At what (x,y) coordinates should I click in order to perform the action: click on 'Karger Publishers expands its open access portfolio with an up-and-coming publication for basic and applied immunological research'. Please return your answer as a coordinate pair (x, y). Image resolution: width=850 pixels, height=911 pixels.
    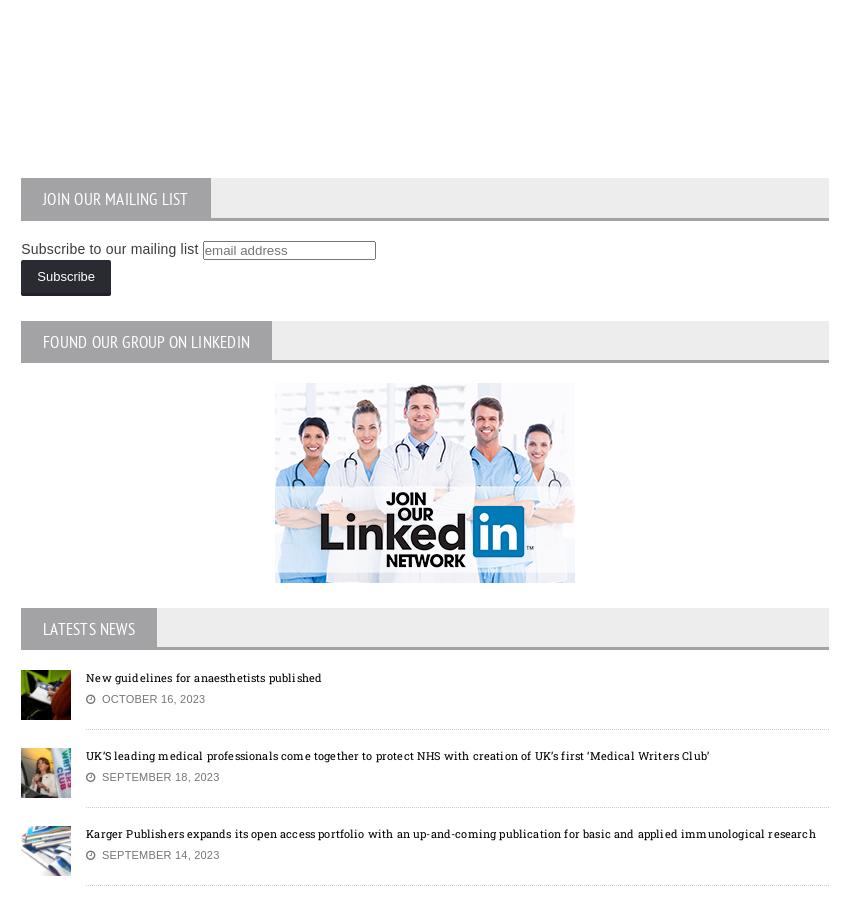
    Looking at the image, I should click on (449, 832).